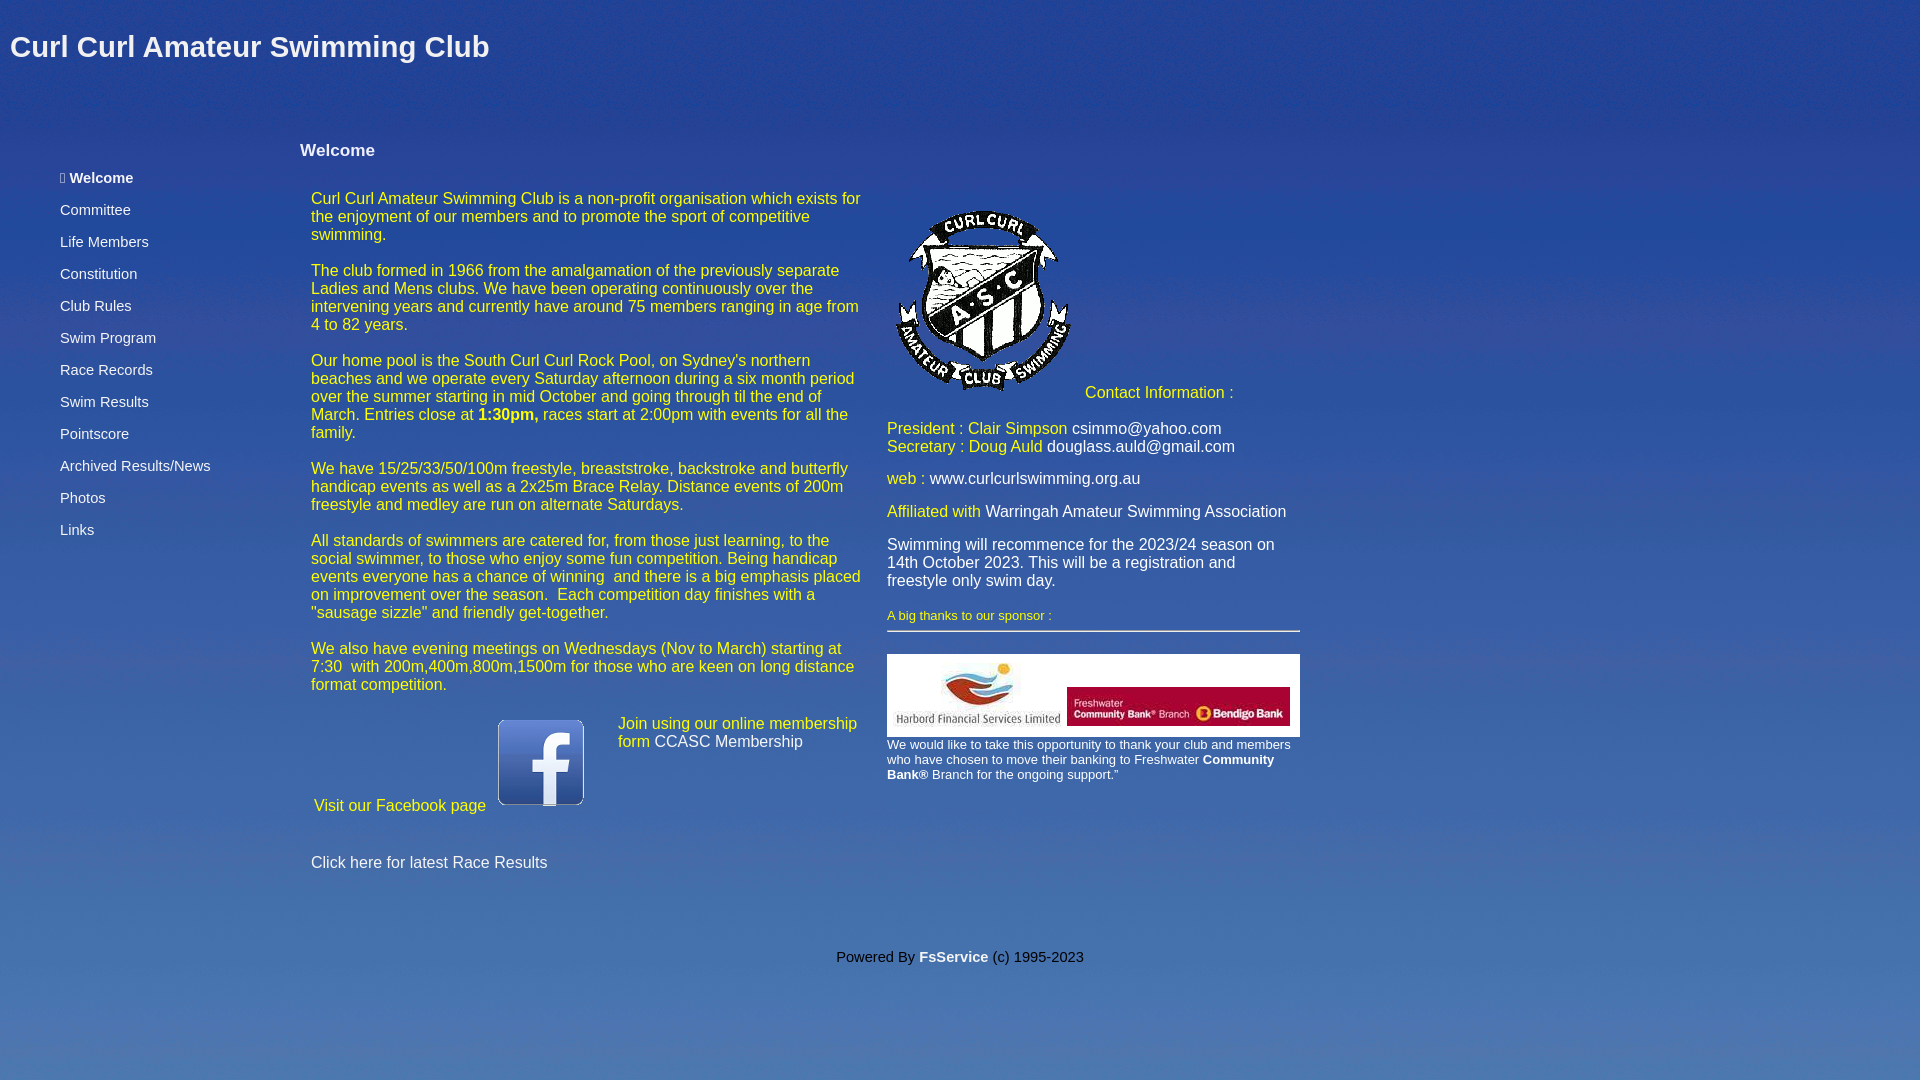 The width and height of the screenshot is (1920, 1080). What do you see at coordinates (103, 241) in the screenshot?
I see `'Life Members'` at bounding box center [103, 241].